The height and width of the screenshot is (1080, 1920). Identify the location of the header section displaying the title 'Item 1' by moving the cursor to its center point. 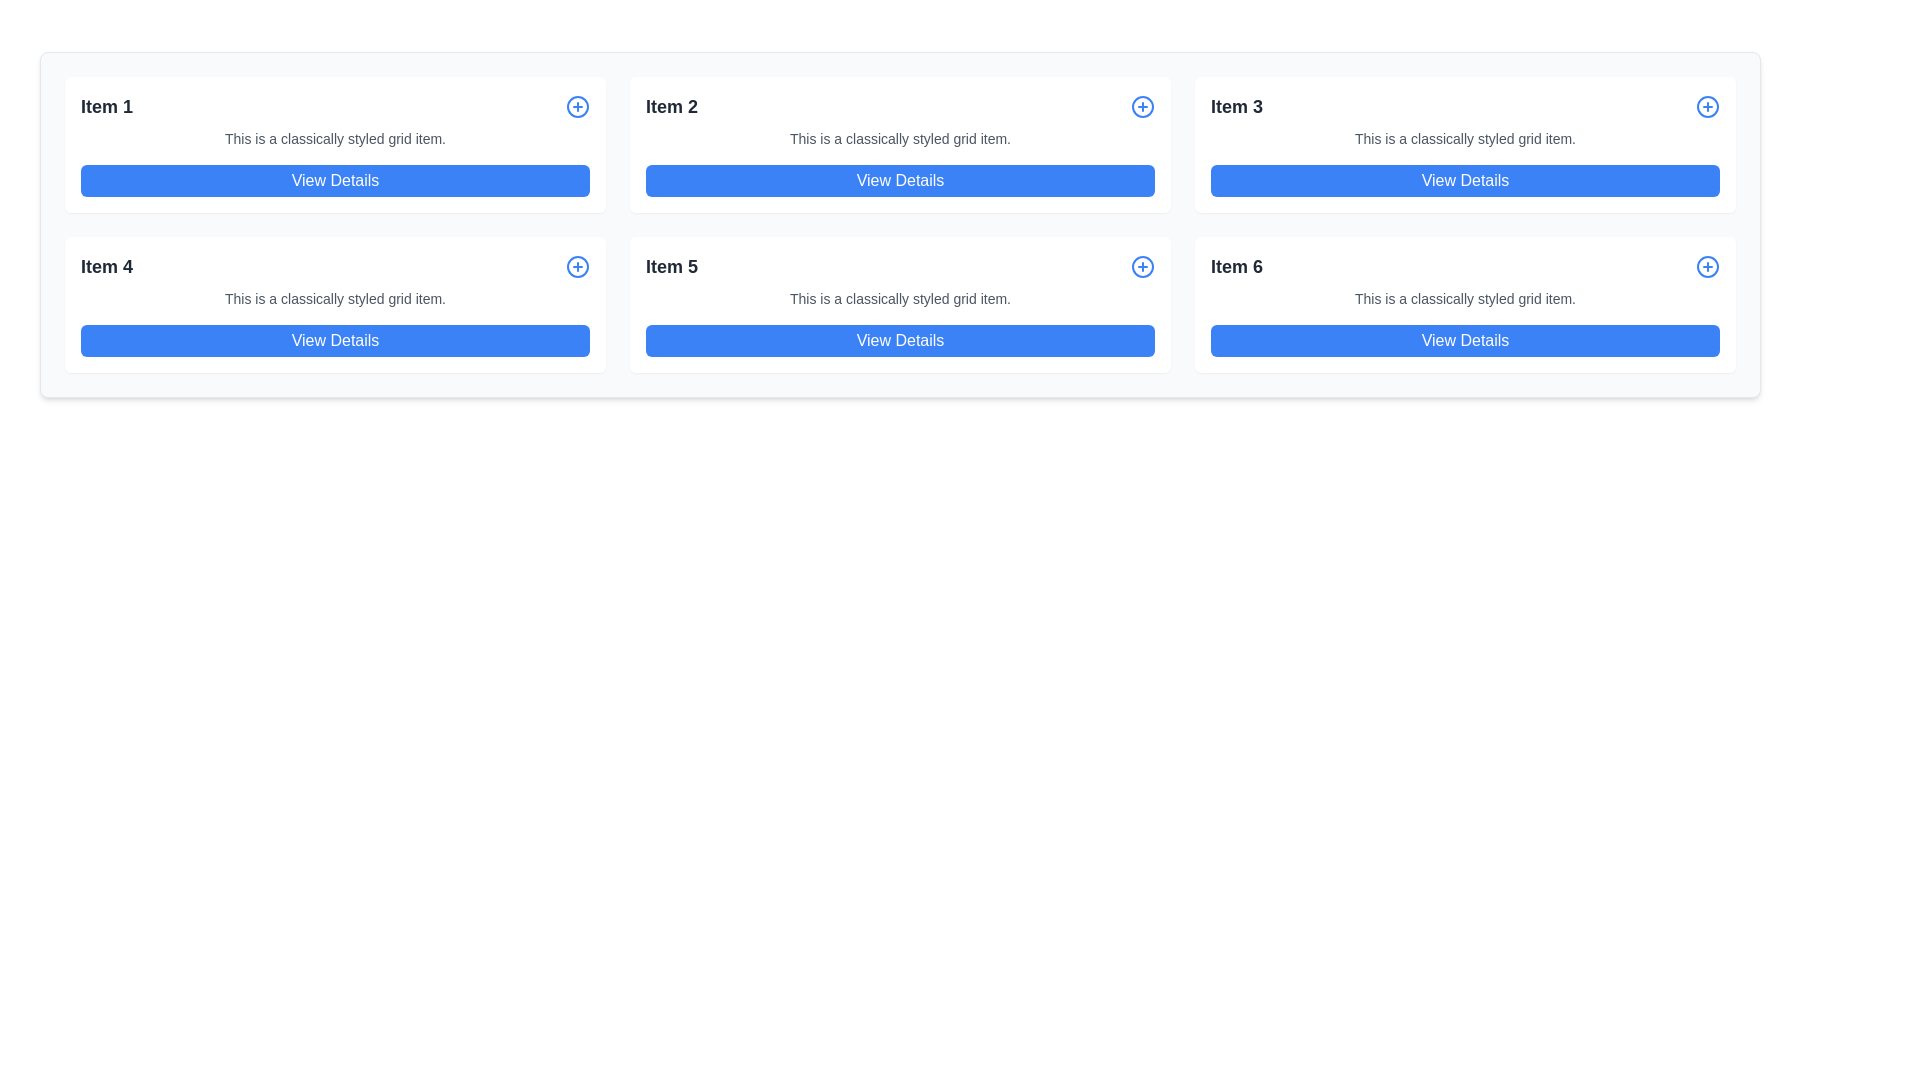
(335, 107).